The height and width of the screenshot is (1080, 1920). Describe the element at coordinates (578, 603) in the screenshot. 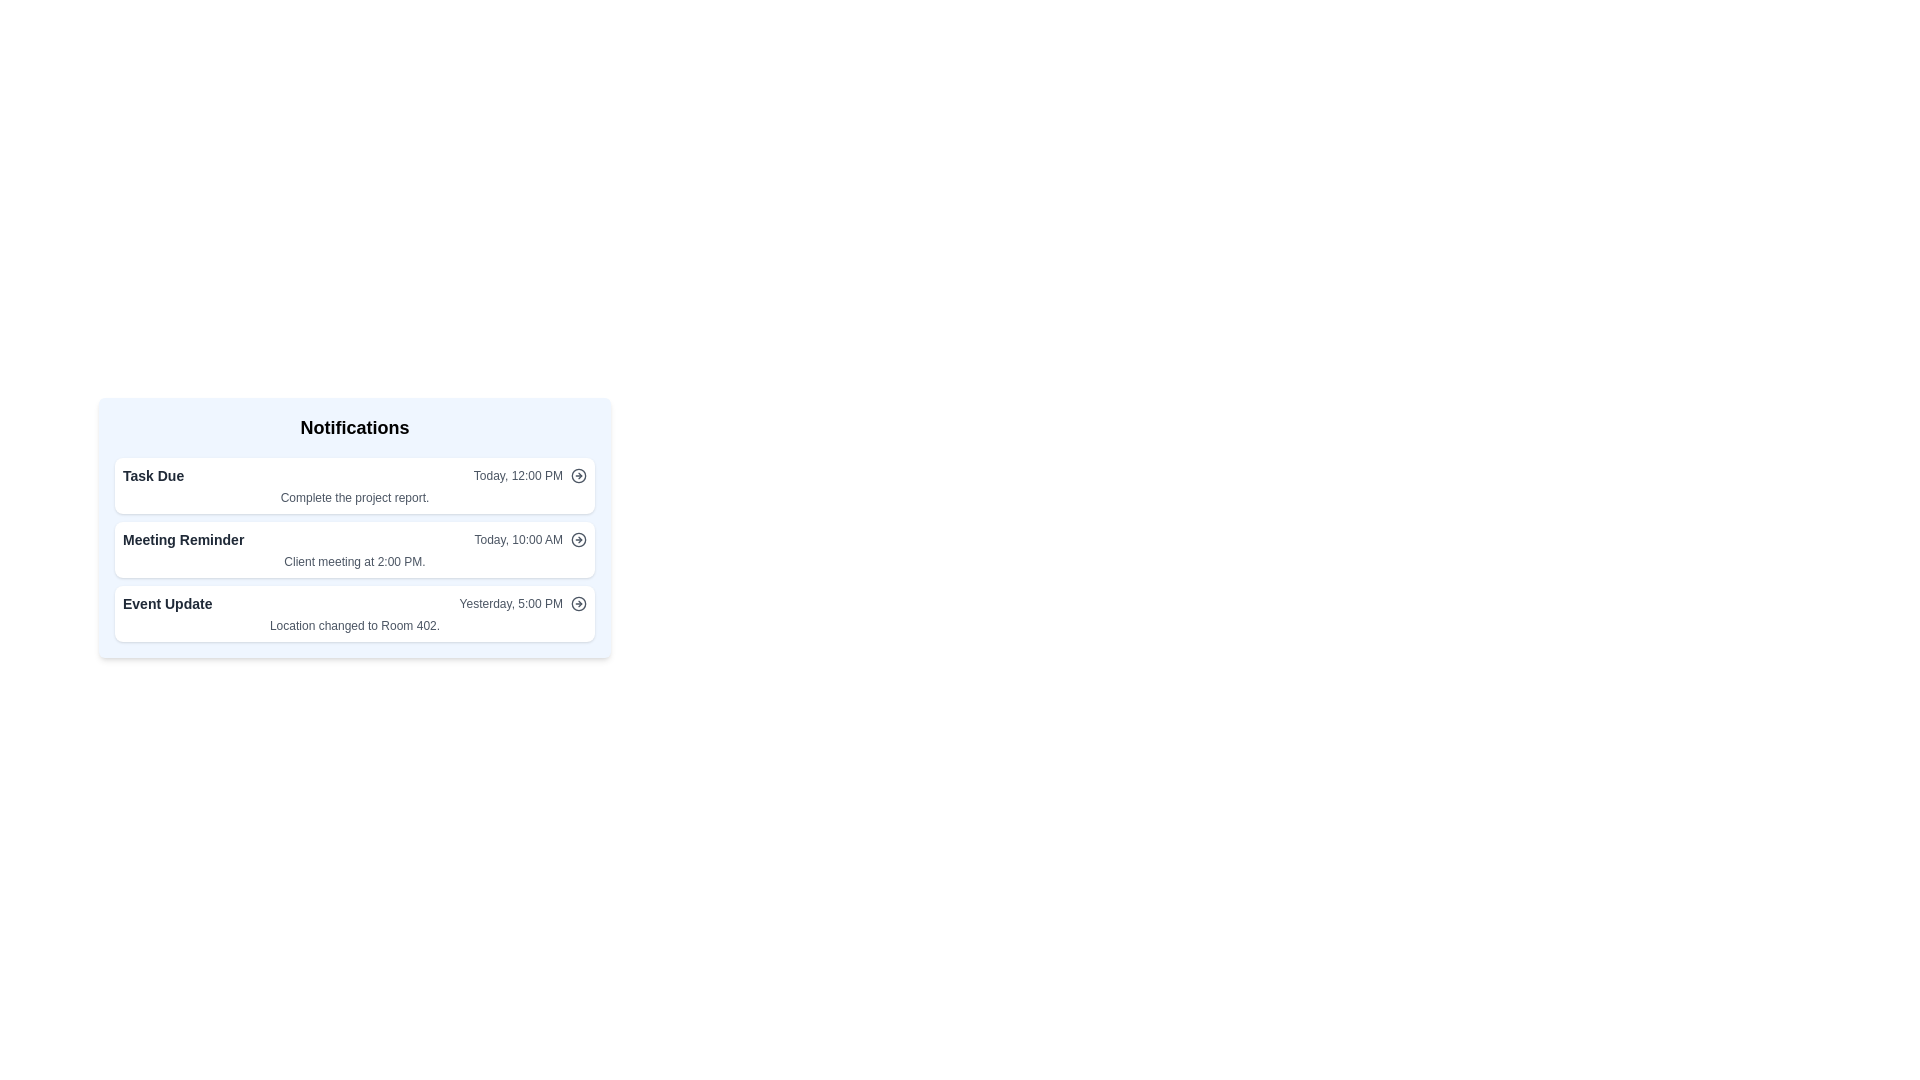

I see `the circular icon with a right-pointing arrow located in the rightmost section of the third notification item labeled 'Event Update', adjacent to the timestamp 'Yesterday, 5:00 PM'` at that location.